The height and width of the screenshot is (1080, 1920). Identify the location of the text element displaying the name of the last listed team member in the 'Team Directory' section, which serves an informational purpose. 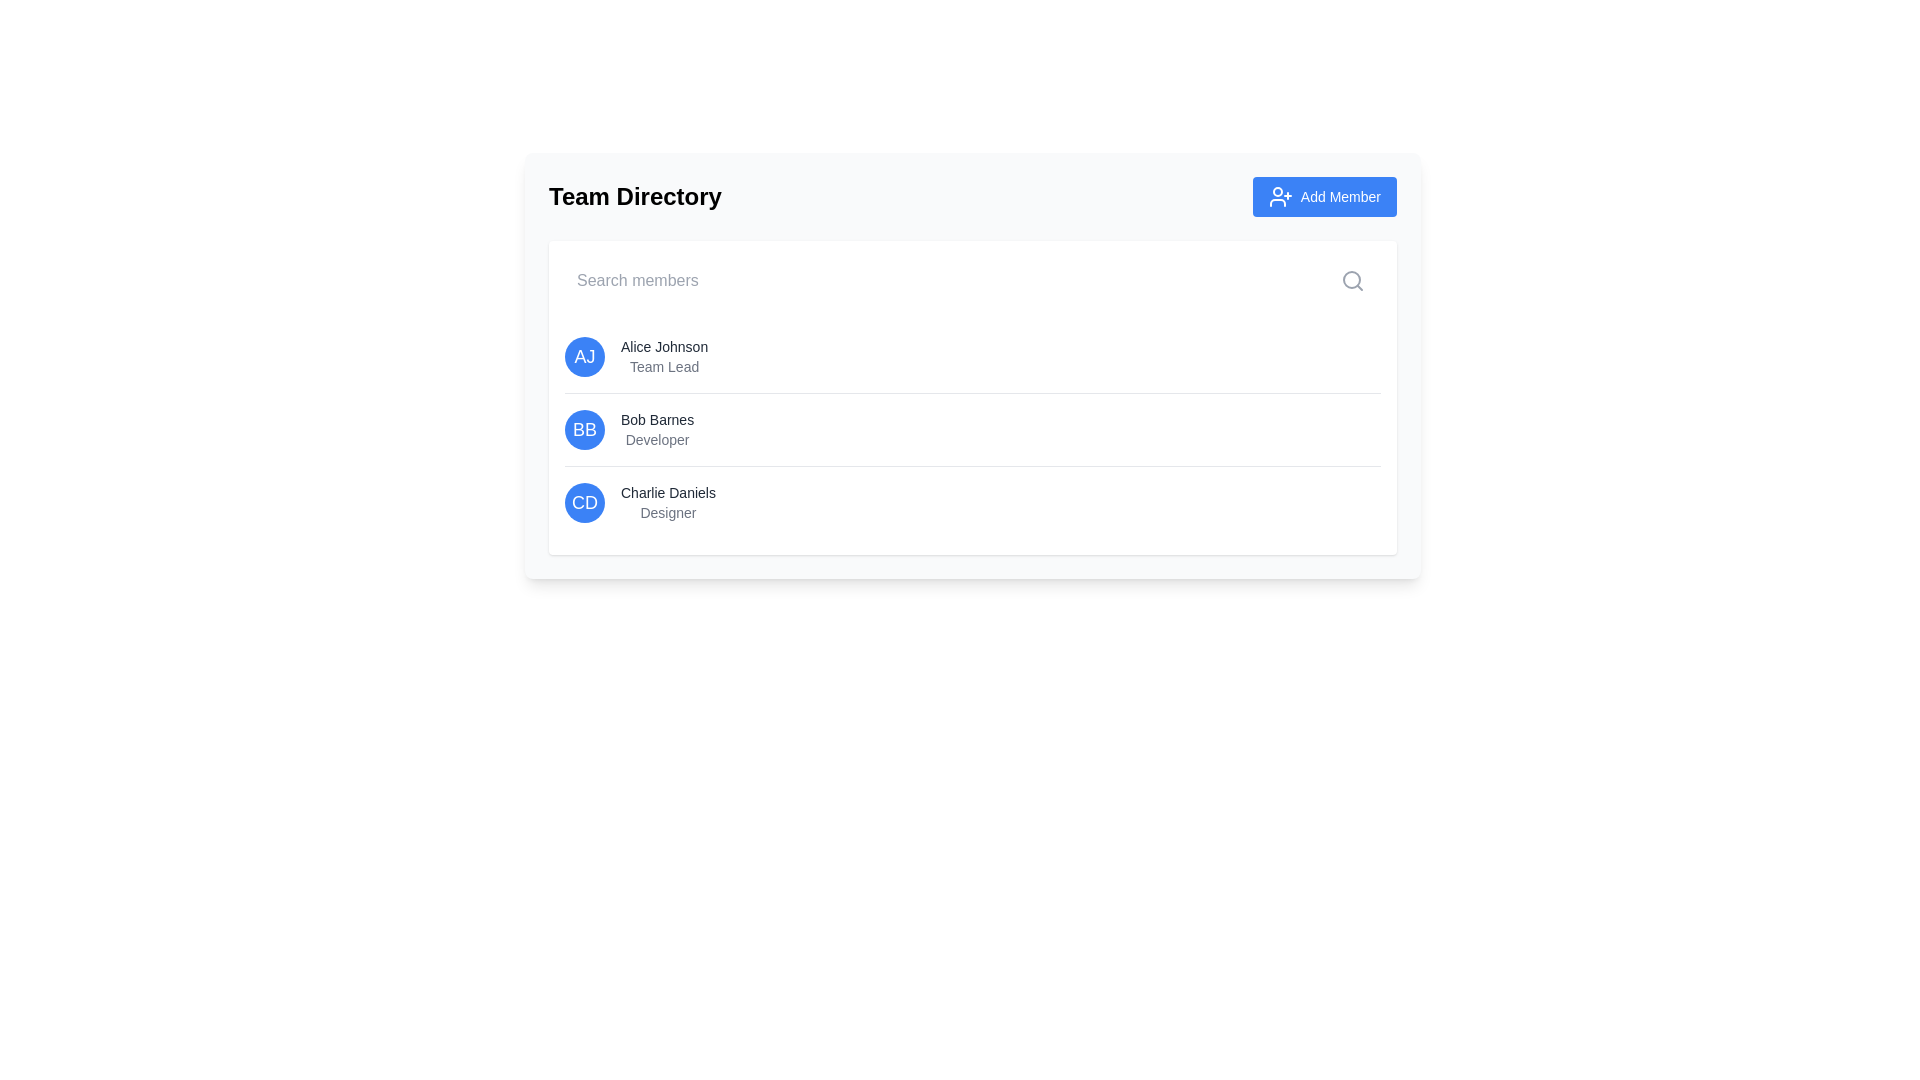
(668, 493).